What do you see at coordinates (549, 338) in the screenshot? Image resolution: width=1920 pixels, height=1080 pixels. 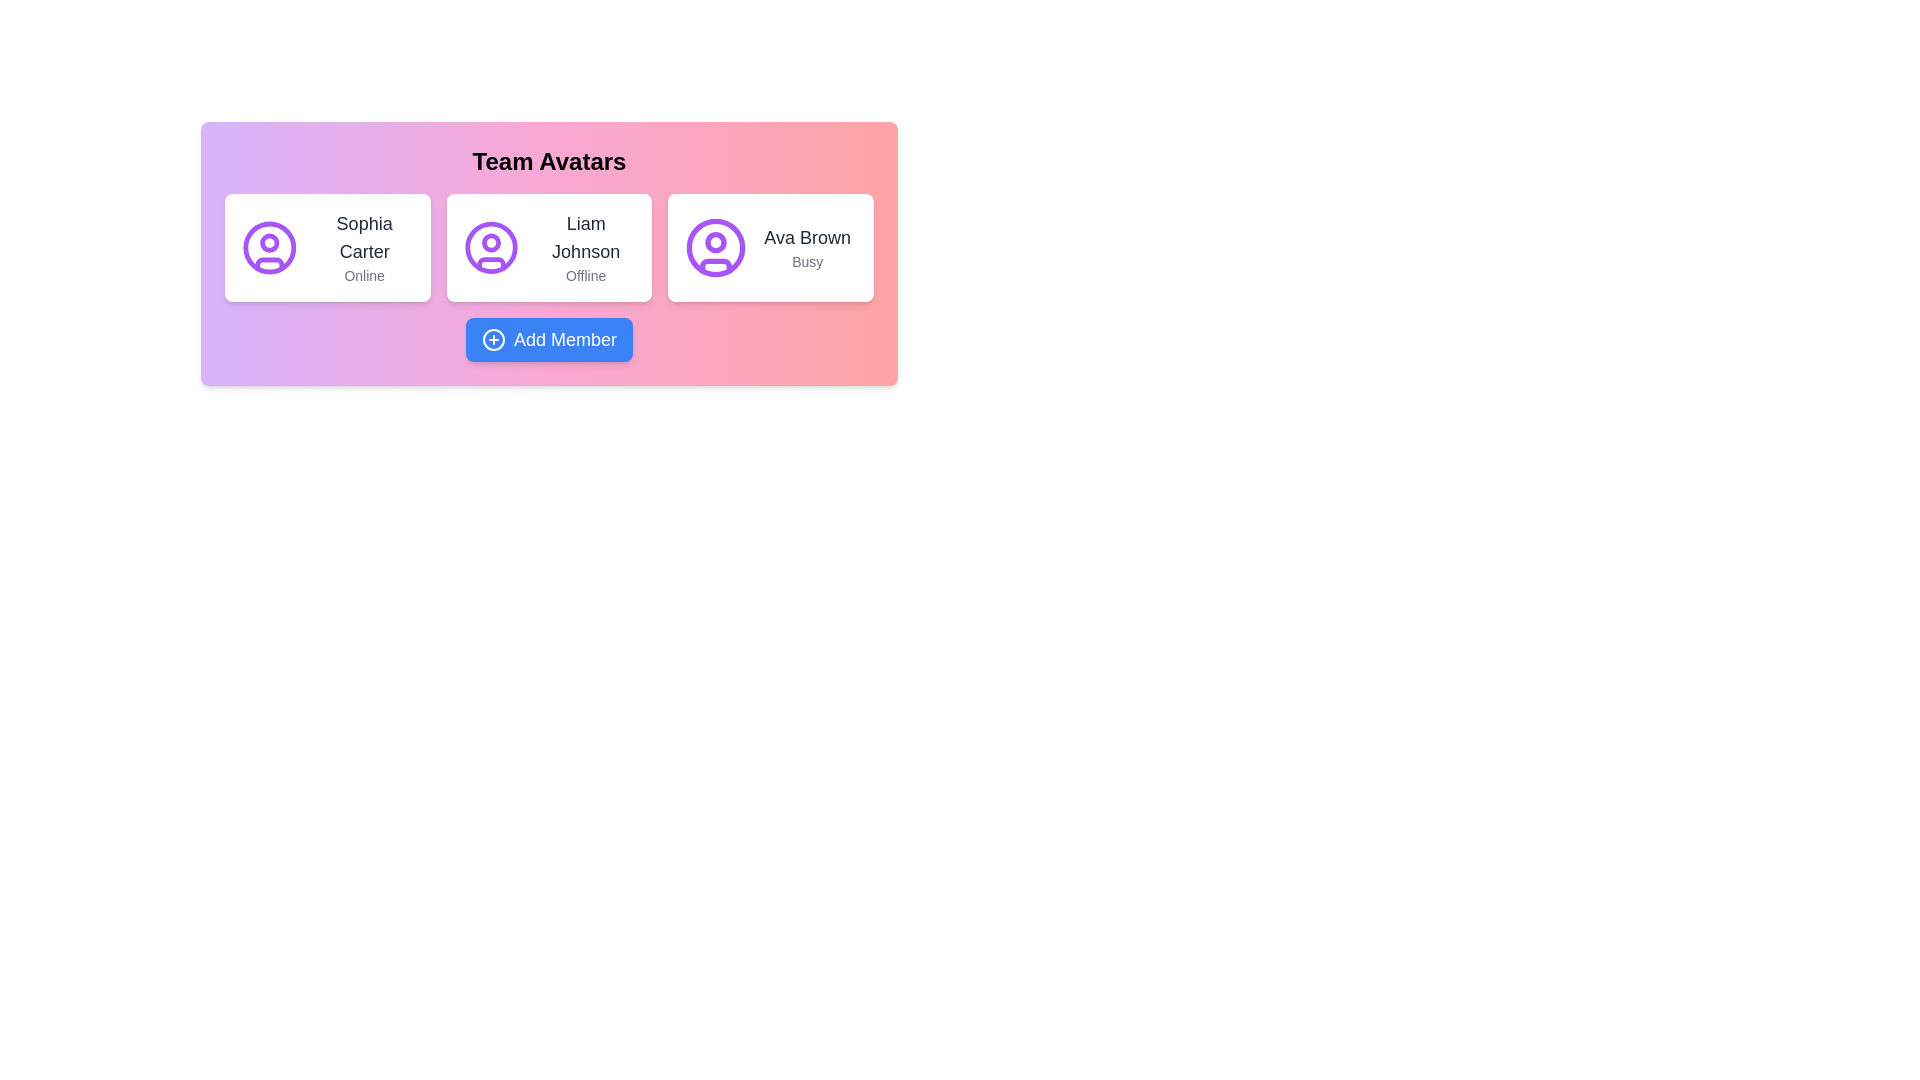 I see `the blue button labeled 'Add Member' with rounded corners and a plus sign icon to change its background to a darker blue` at bounding box center [549, 338].